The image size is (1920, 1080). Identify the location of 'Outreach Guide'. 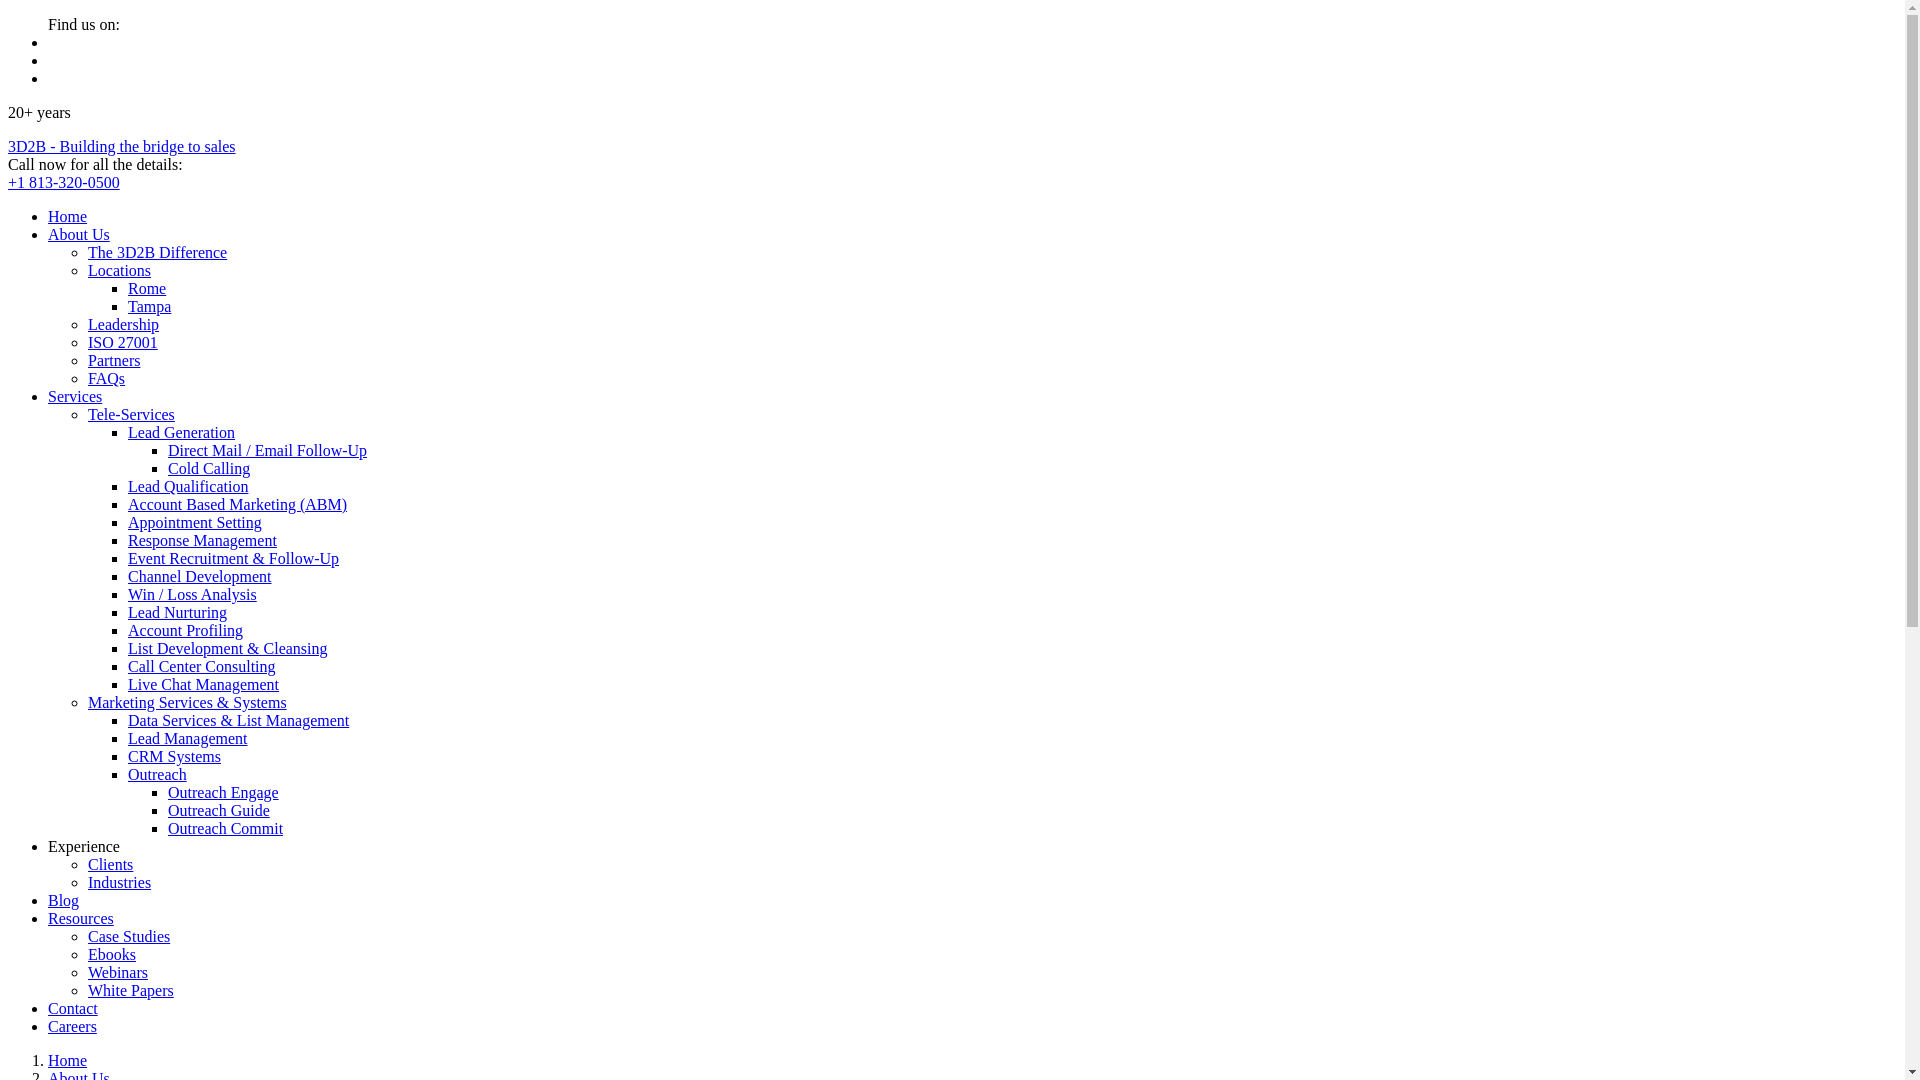
(219, 810).